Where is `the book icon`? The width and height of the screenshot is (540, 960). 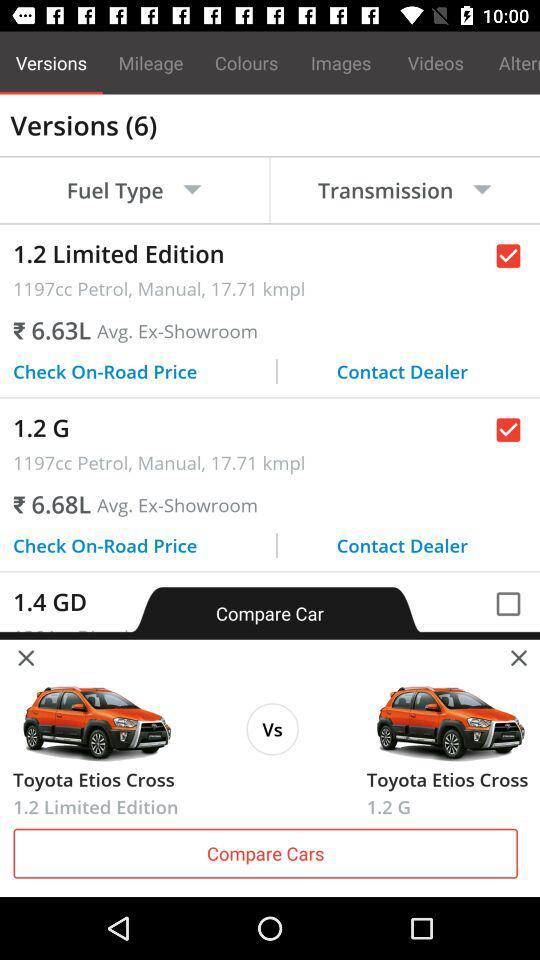
the book icon is located at coordinates (94, 718).